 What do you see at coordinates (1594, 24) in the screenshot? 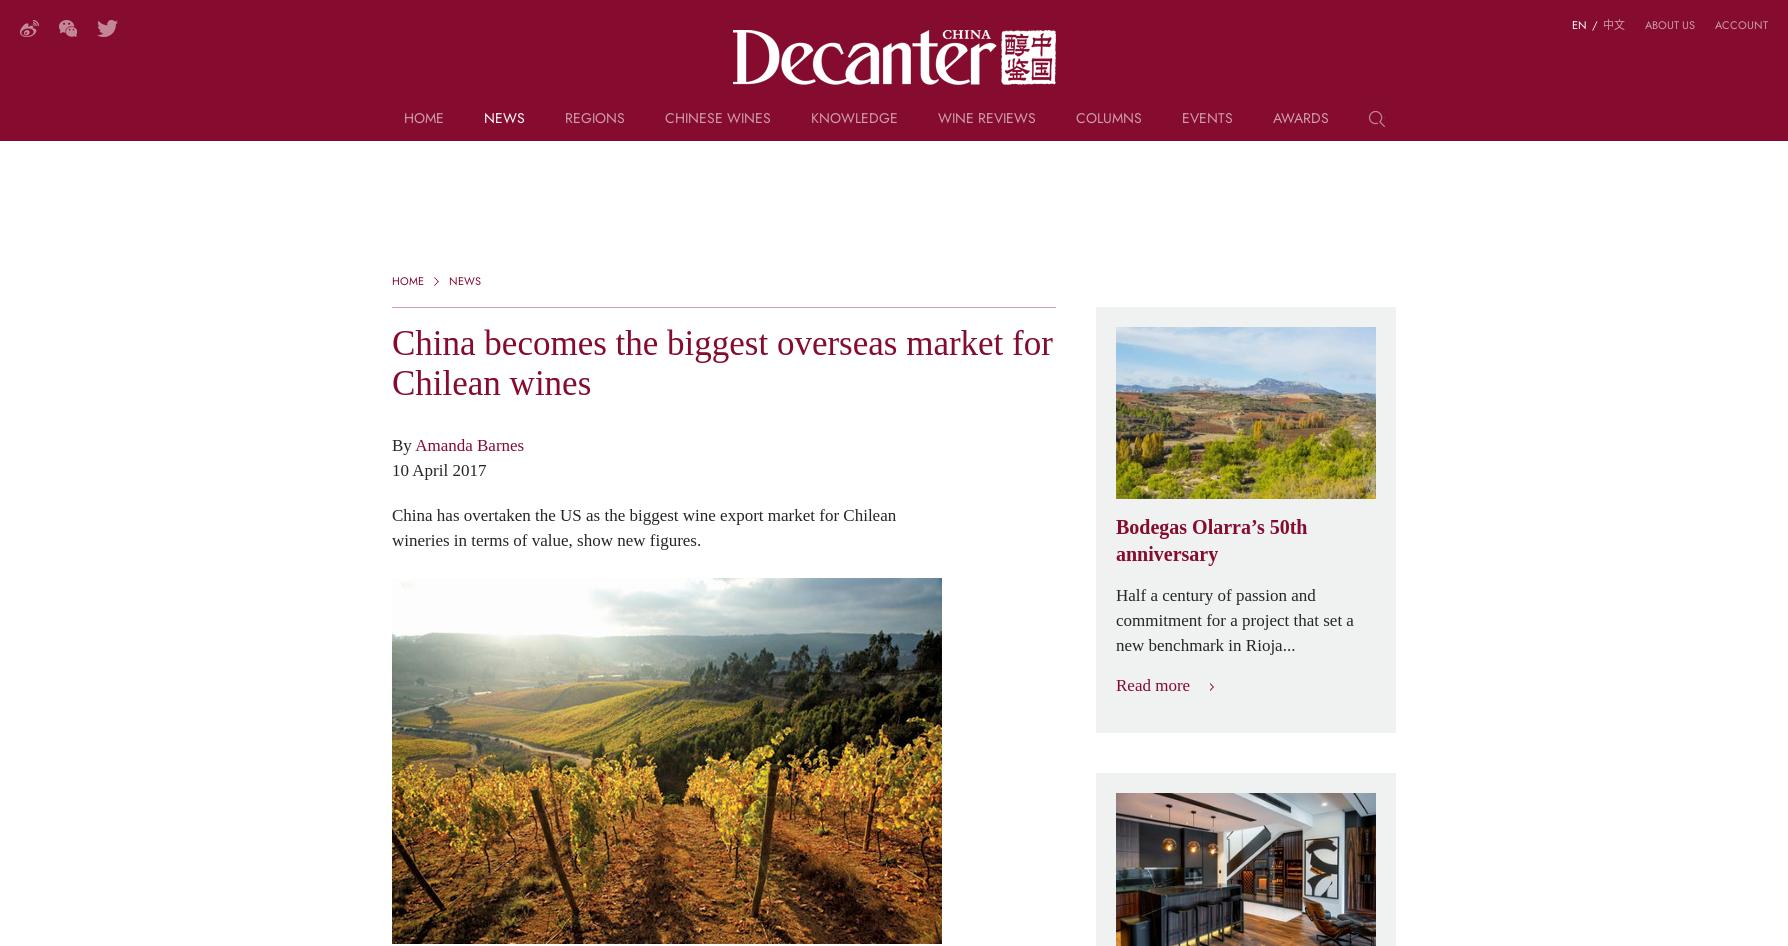
I see `'/'` at bounding box center [1594, 24].